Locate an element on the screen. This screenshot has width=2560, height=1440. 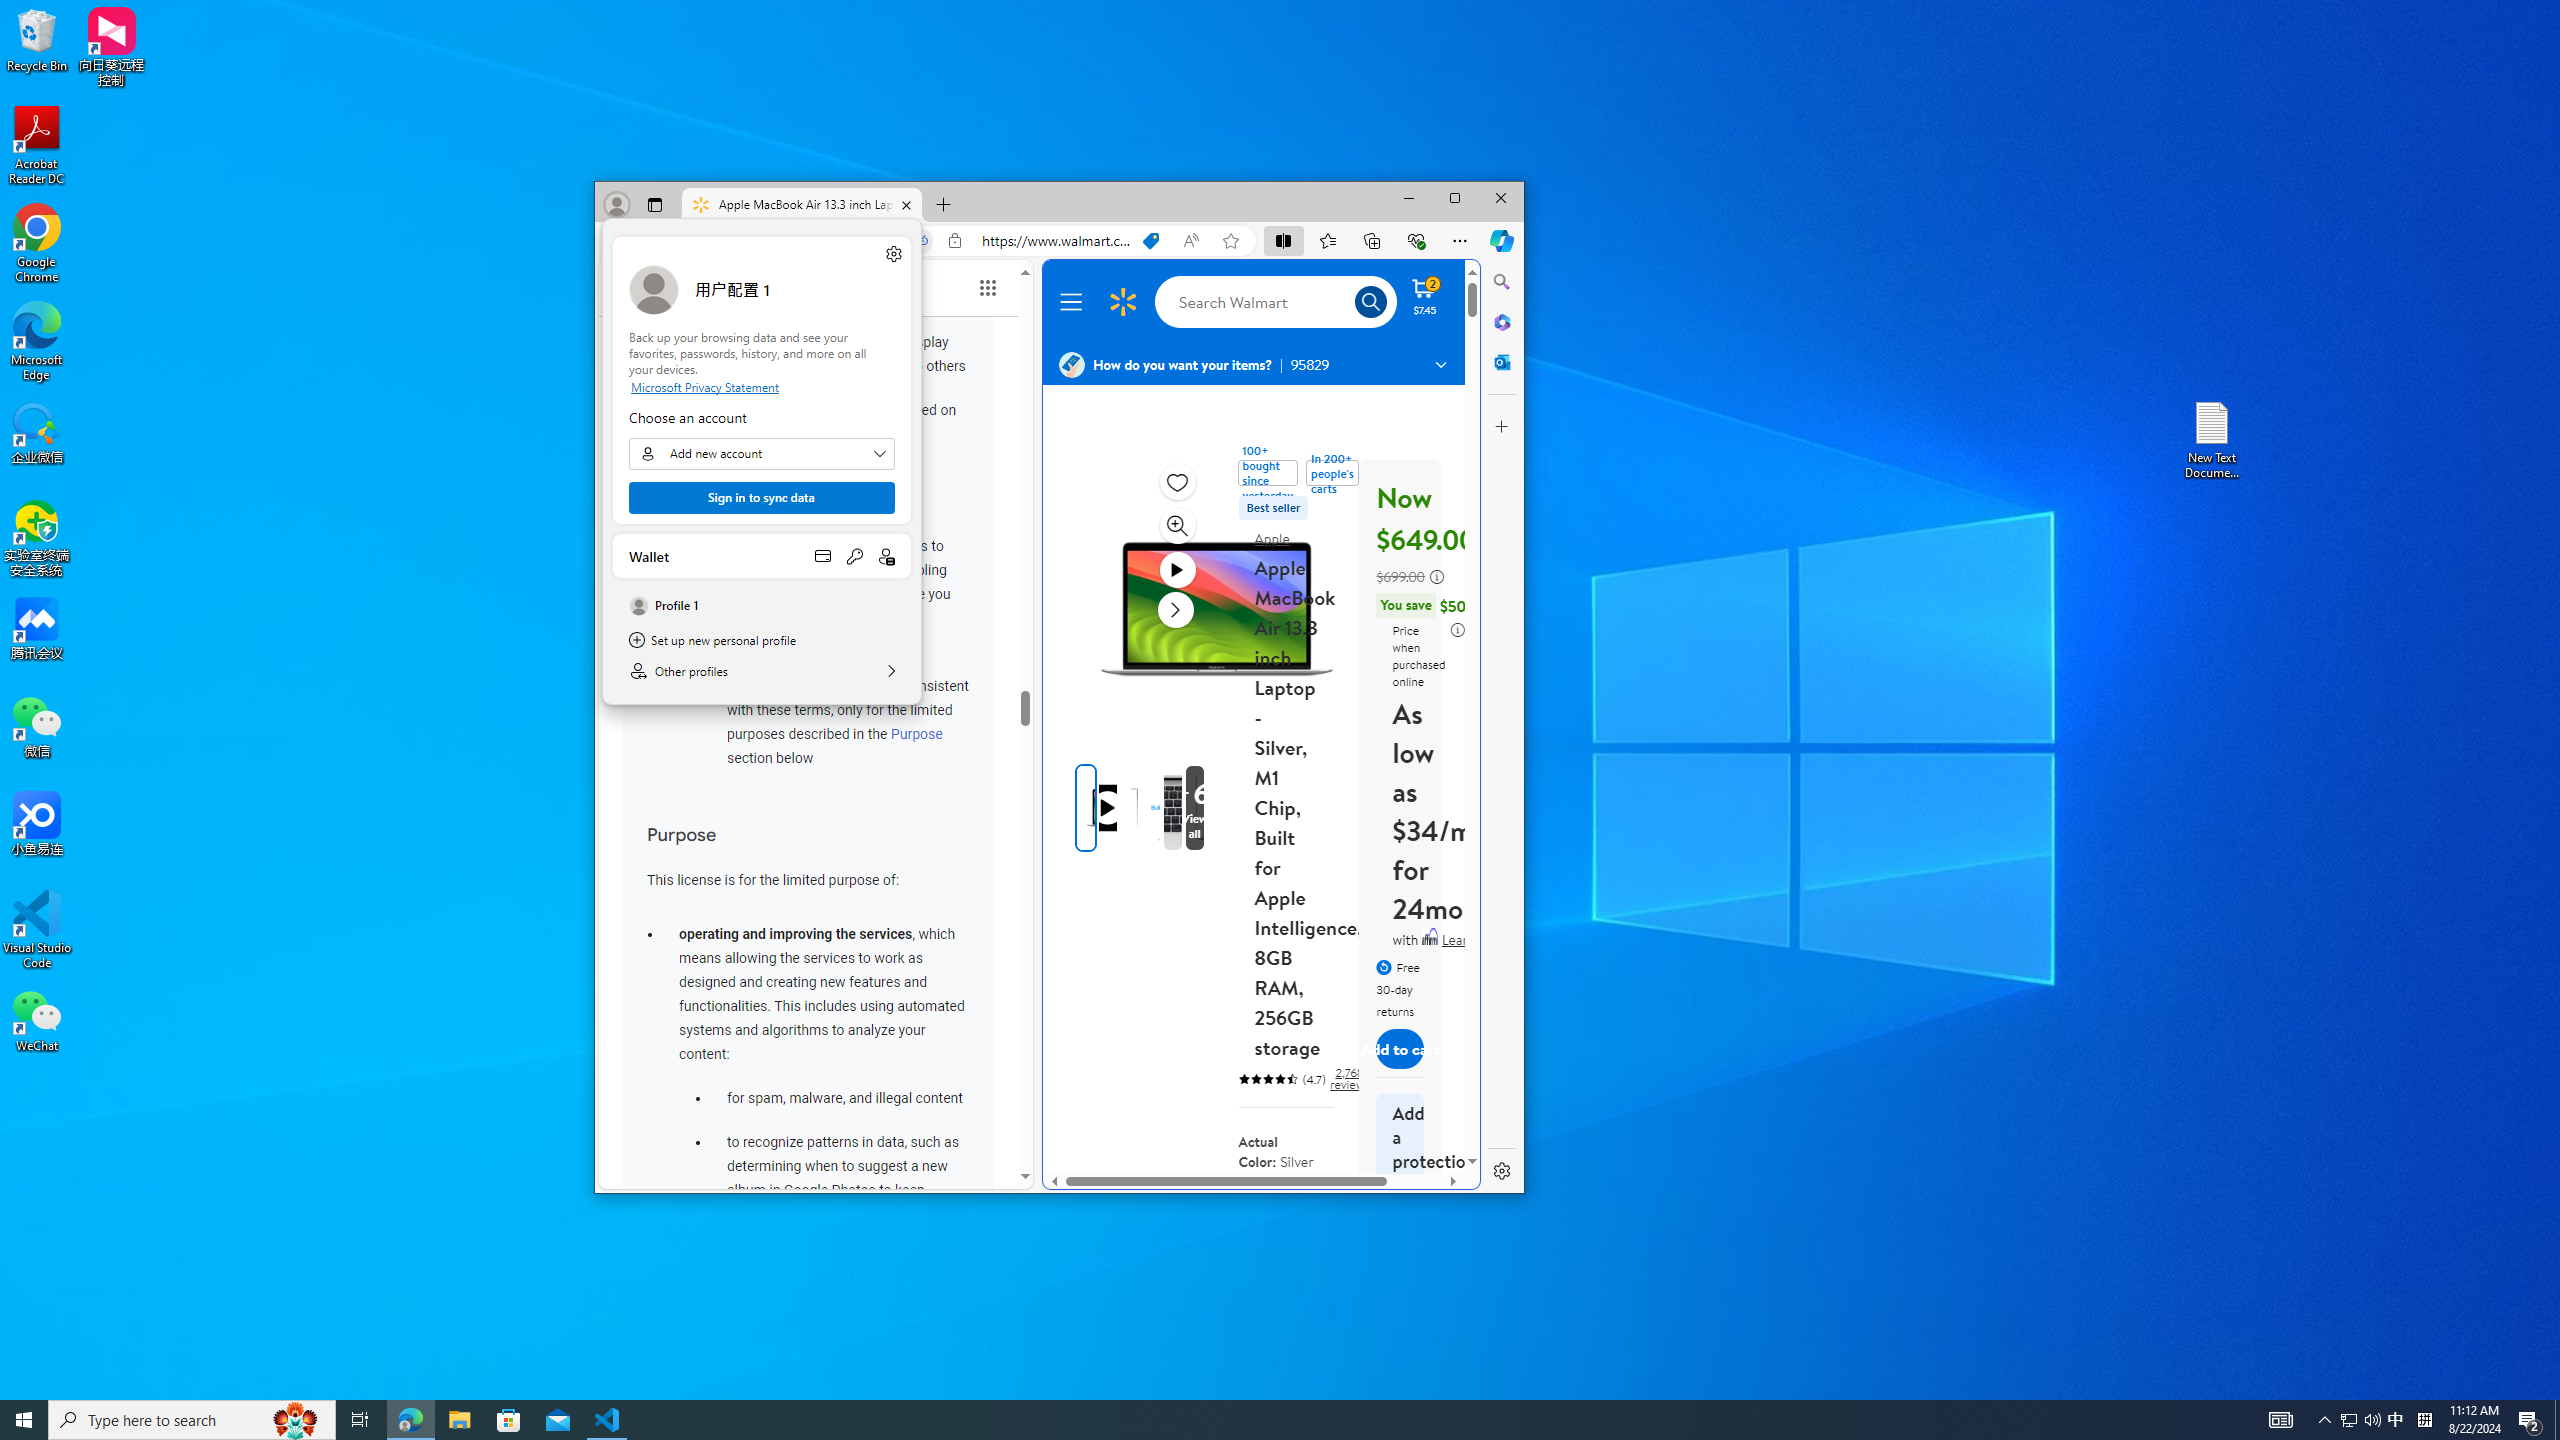
'Apple' is located at coordinates (1271, 537).